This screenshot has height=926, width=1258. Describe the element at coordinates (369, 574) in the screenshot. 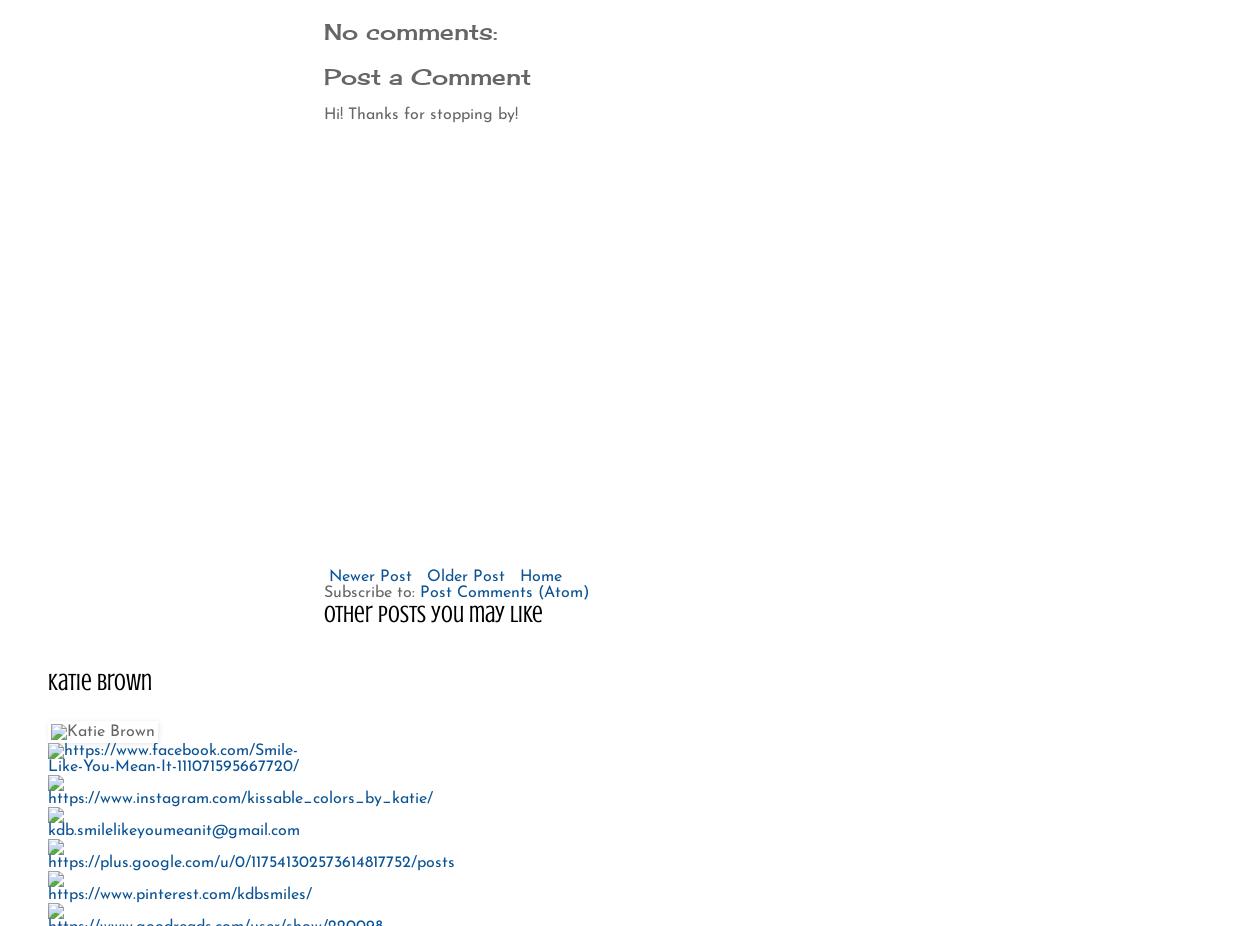

I see `'Newer Post'` at that location.